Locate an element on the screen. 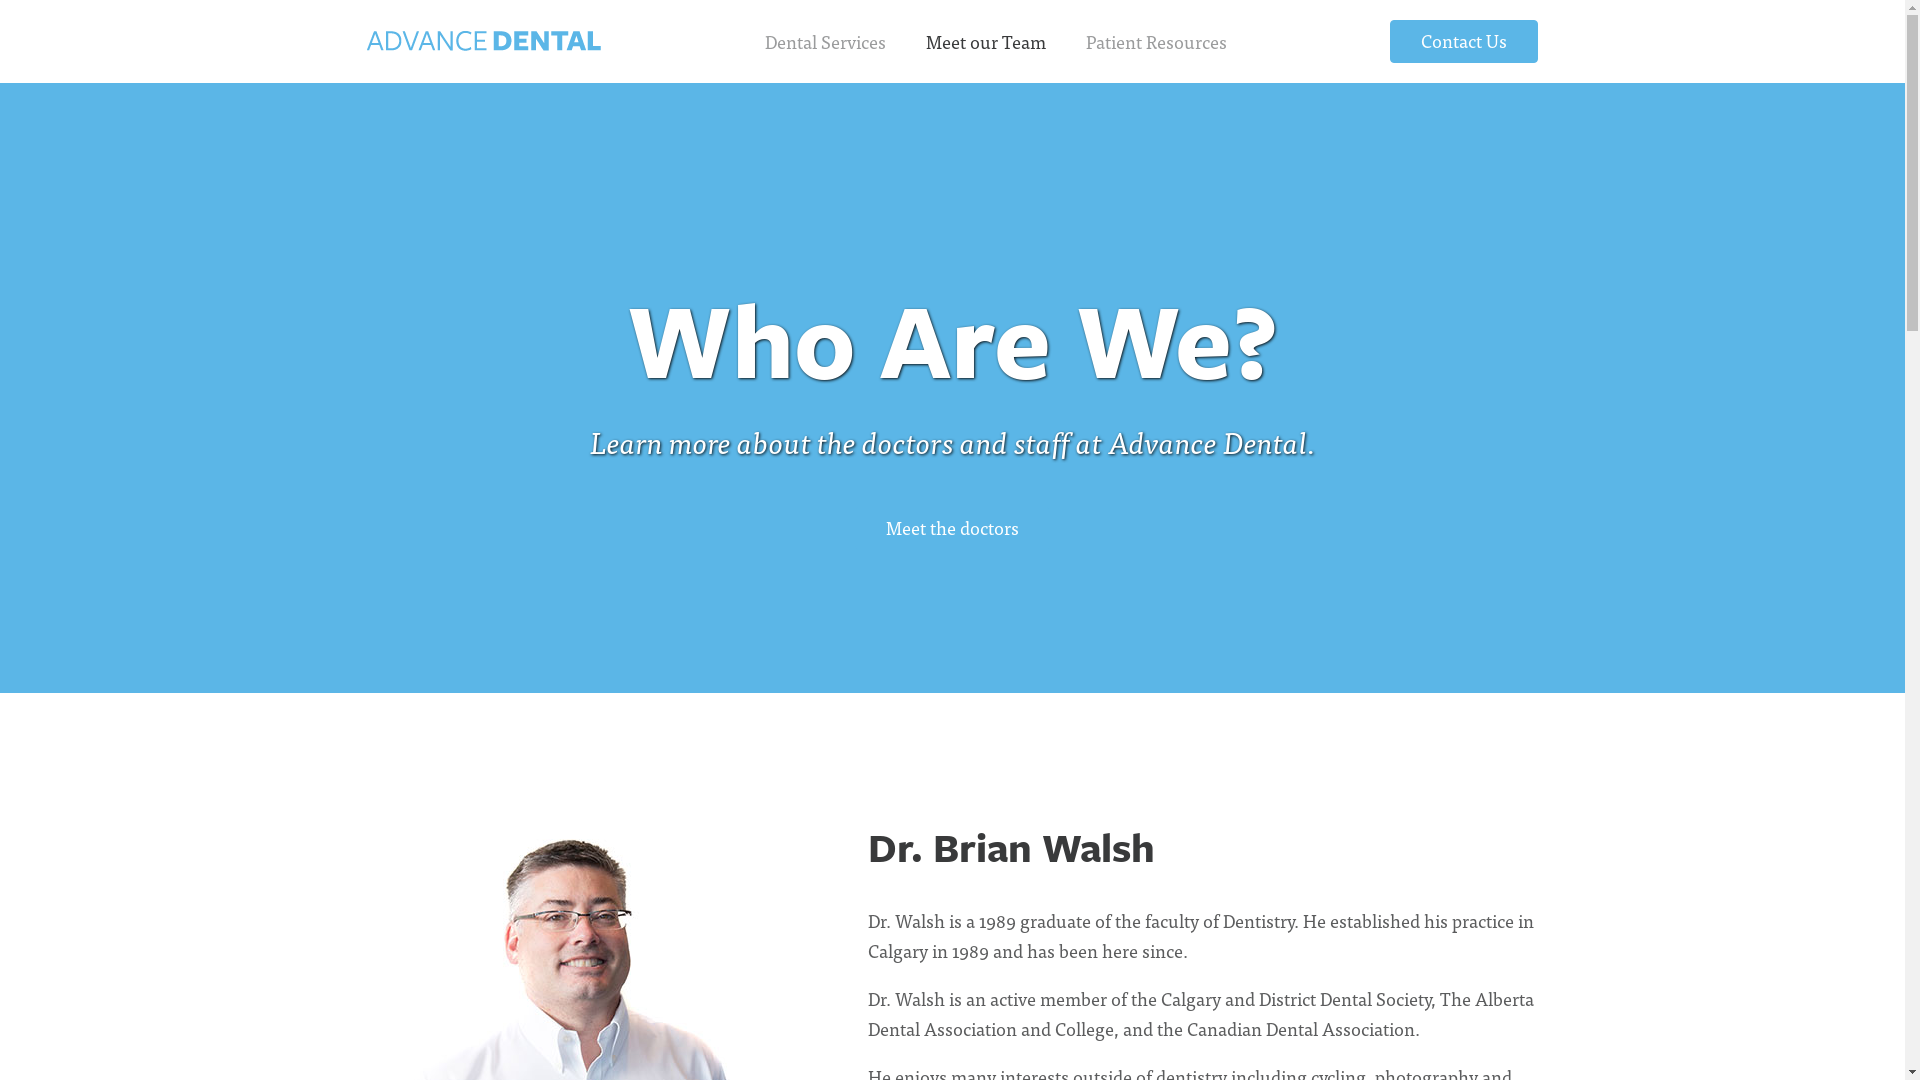 This screenshot has height=1080, width=1920. 'Meet the doctors' is located at coordinates (951, 527).